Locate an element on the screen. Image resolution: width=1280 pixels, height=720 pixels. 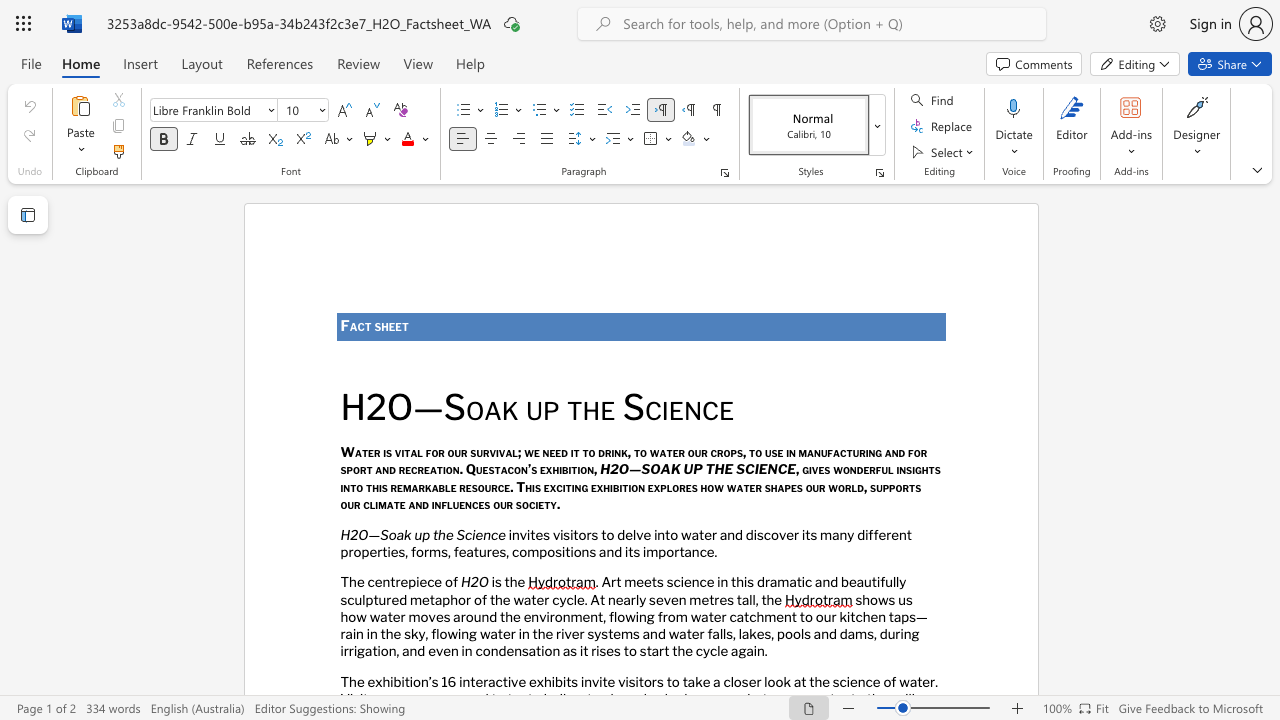
the space between the continuous character "r" and "t" in the text is located at coordinates (679, 551).